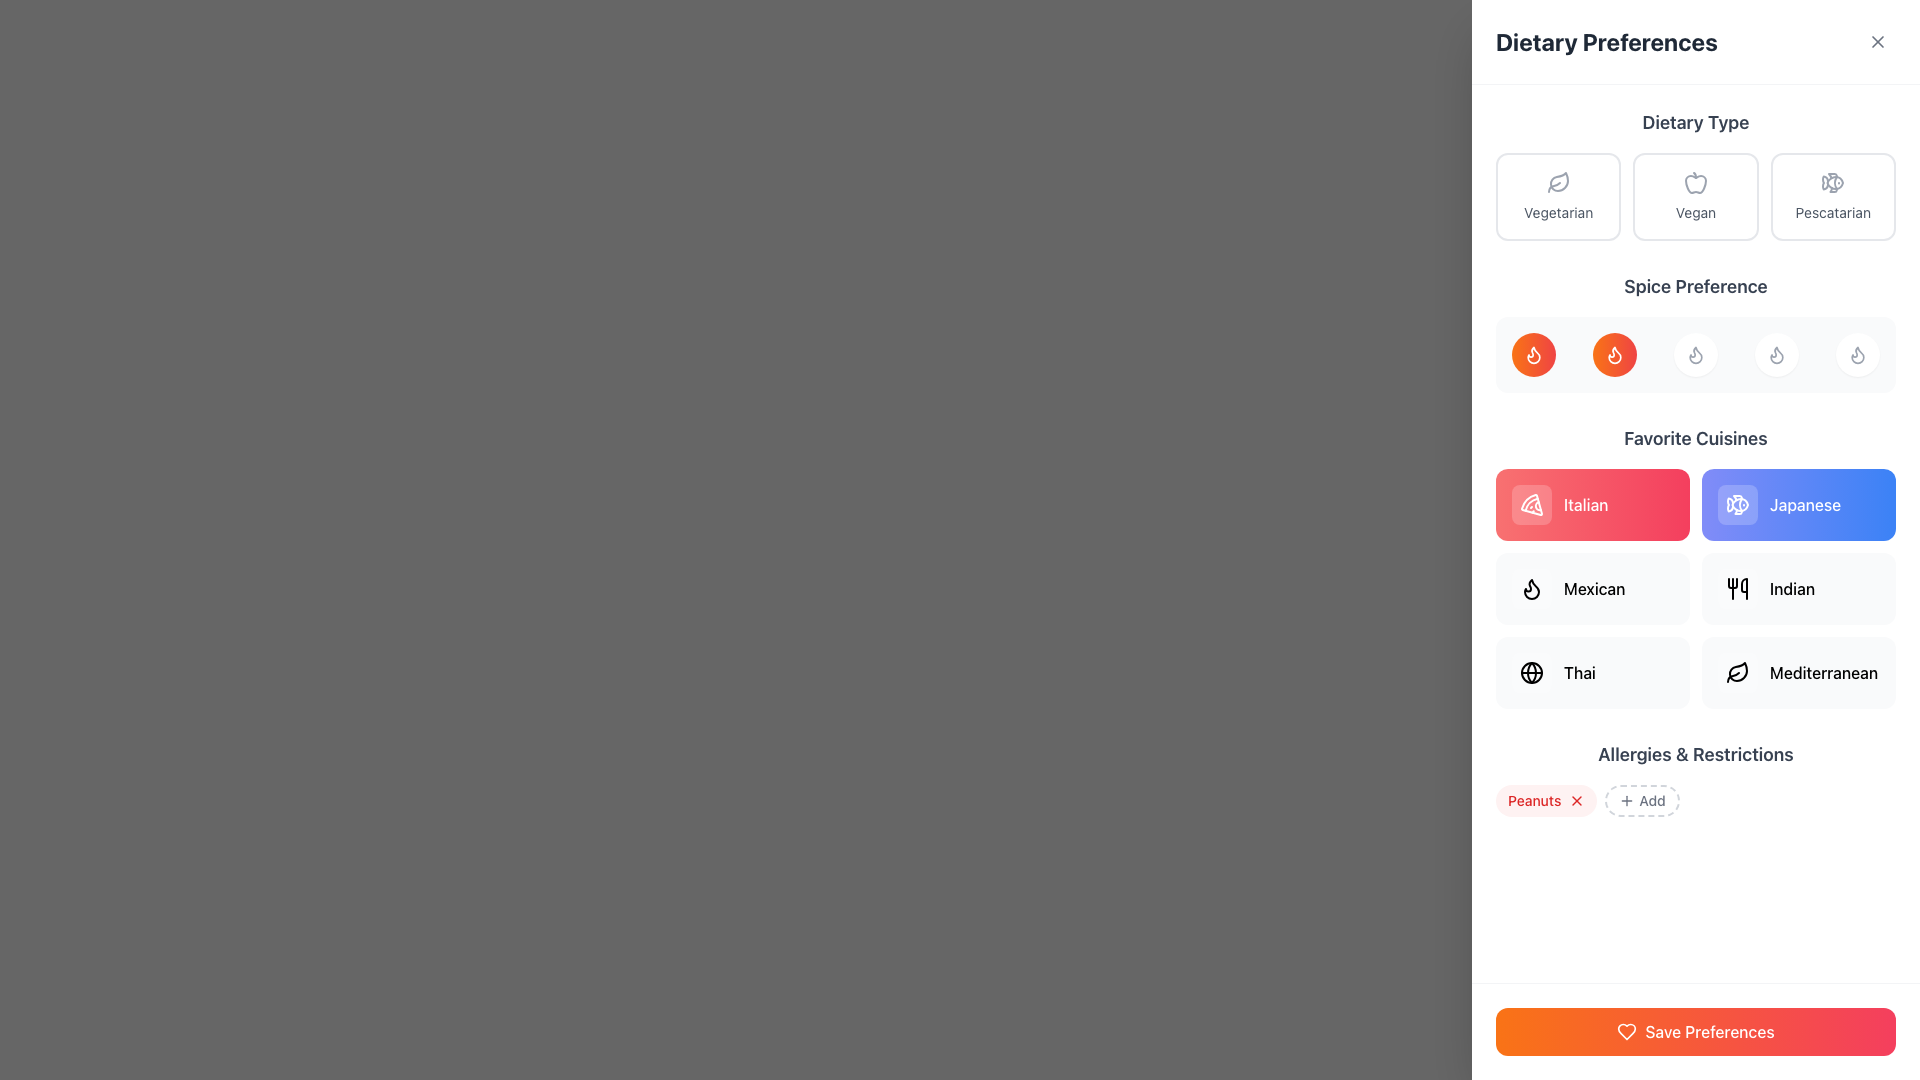 Image resolution: width=1920 pixels, height=1080 pixels. Describe the element at coordinates (1533, 353) in the screenshot. I see `the leftmost circular icon with a flame glyph in the 'Spice Preference' section` at that location.